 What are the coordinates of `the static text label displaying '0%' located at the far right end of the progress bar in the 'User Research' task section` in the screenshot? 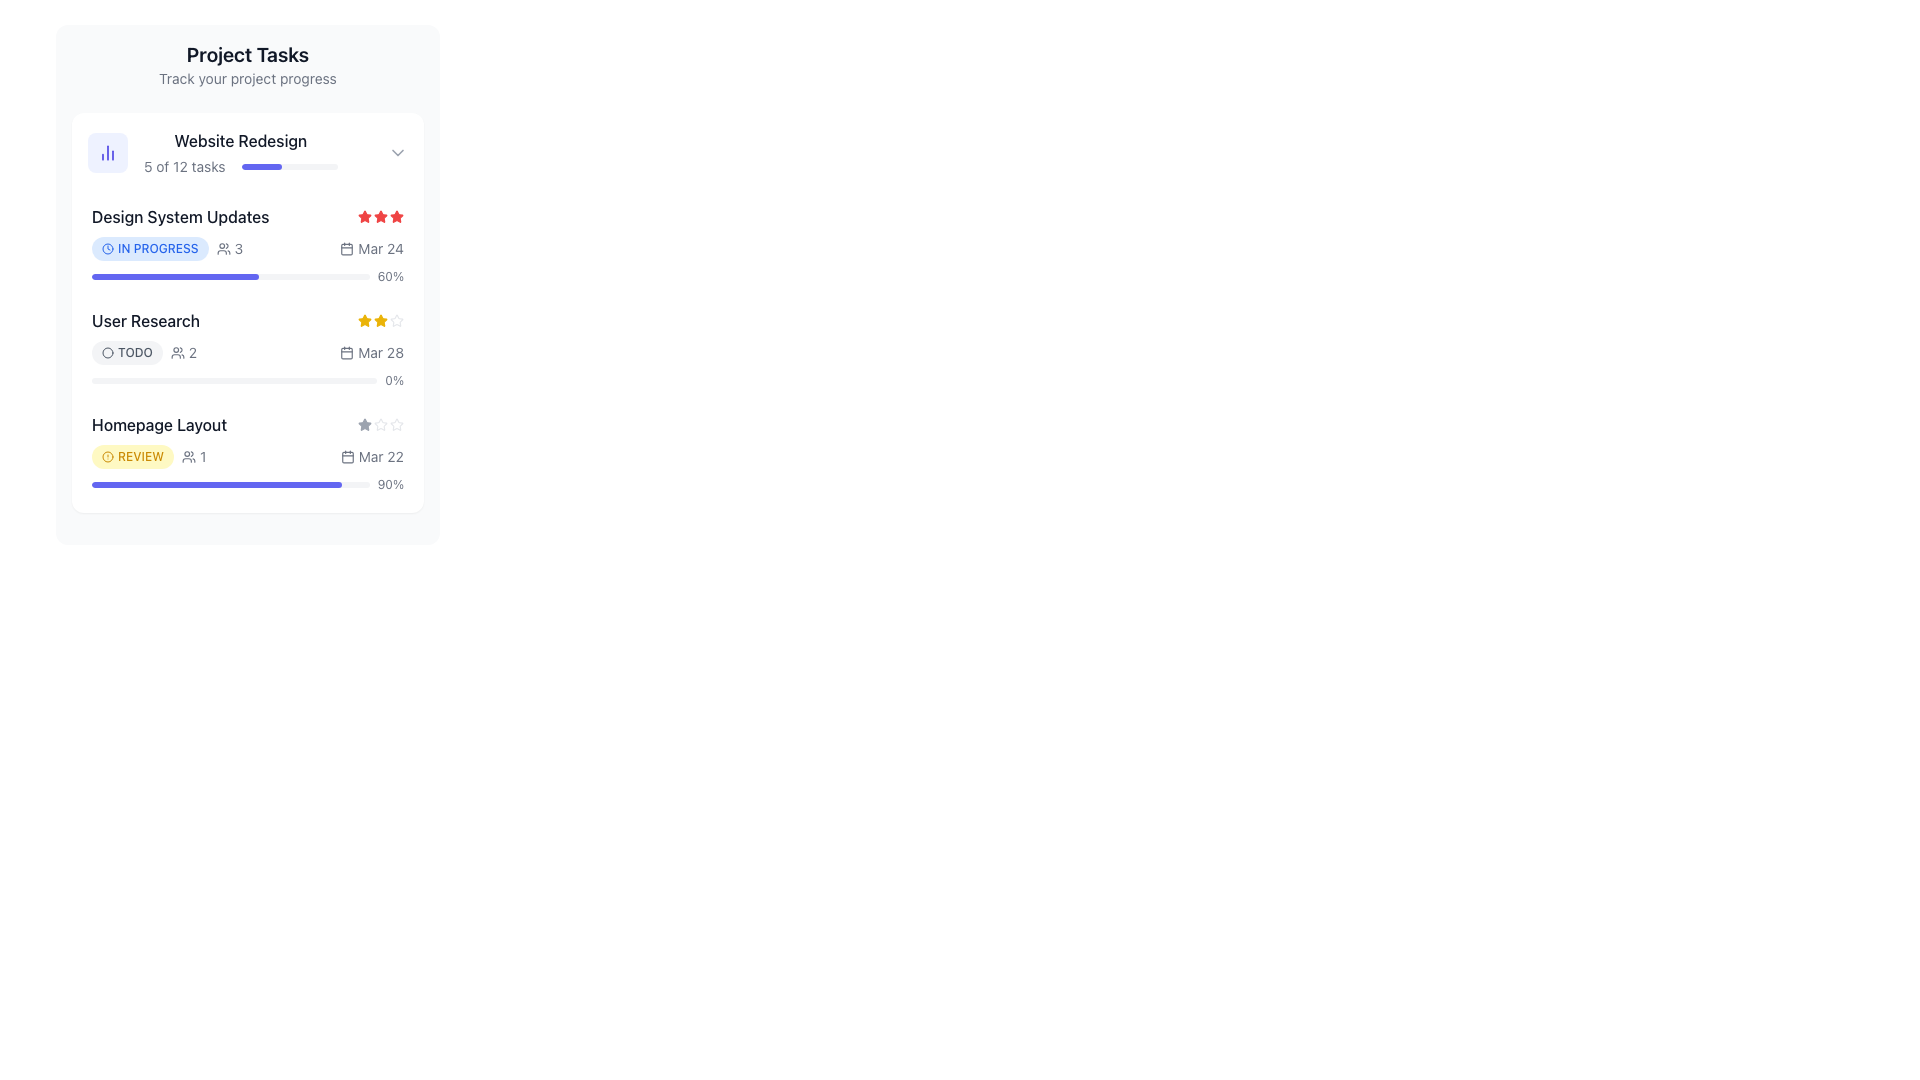 It's located at (394, 381).